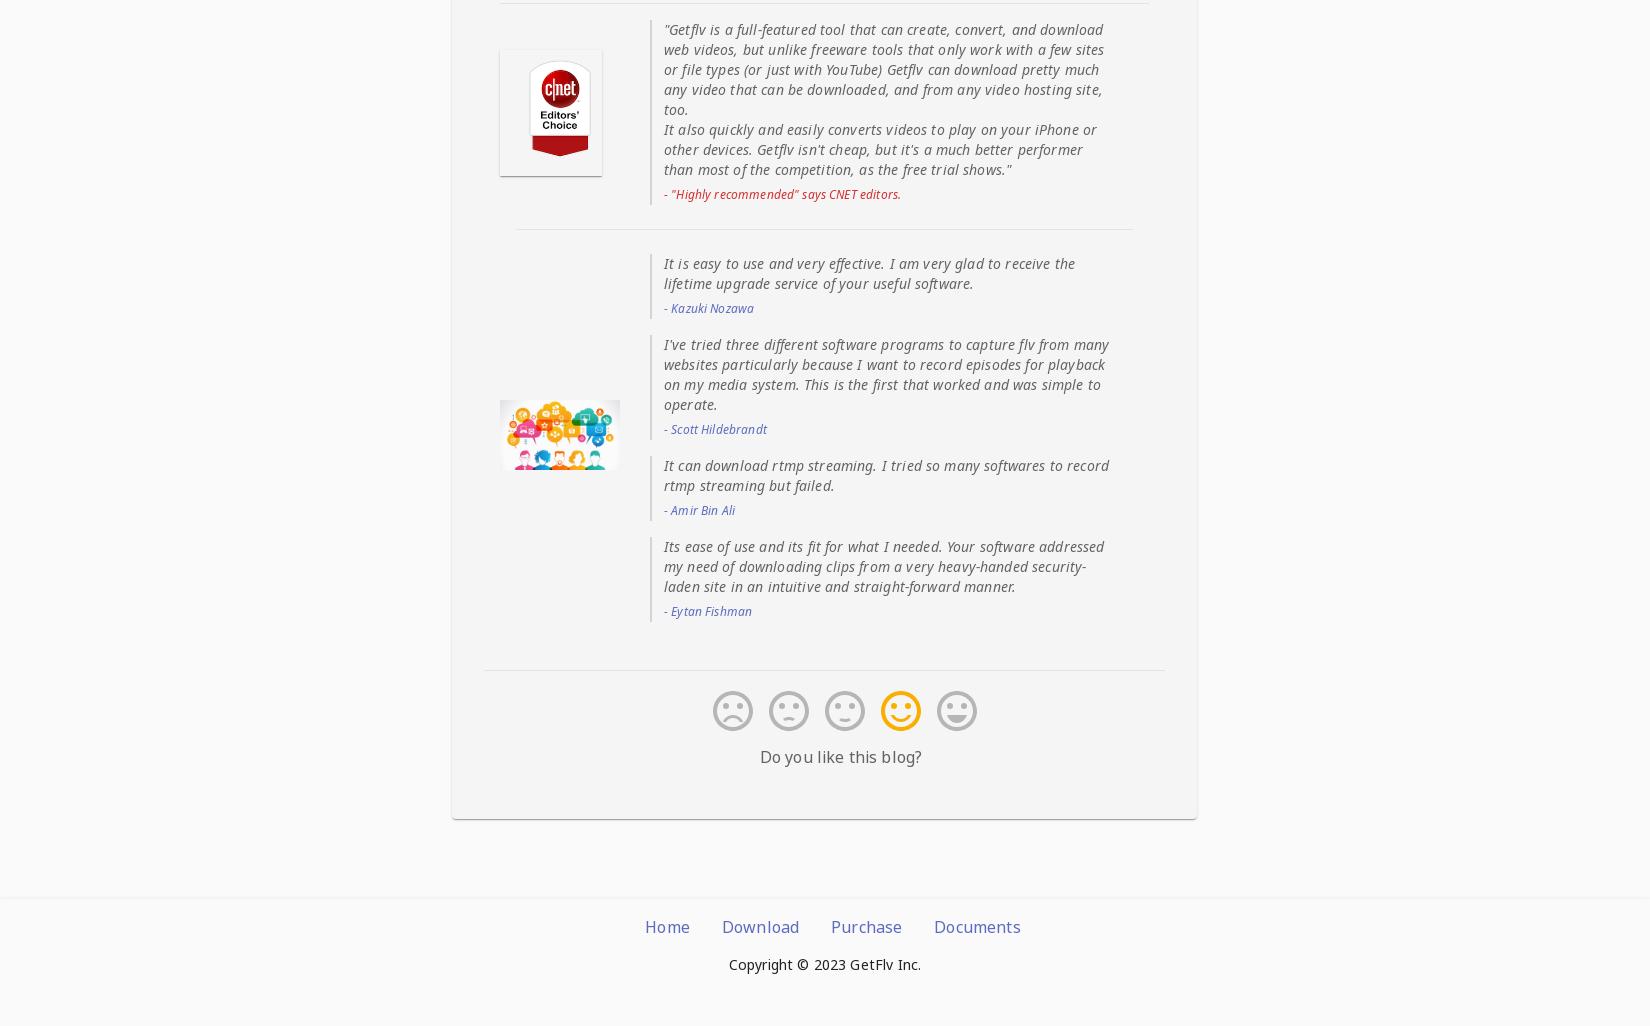 The height and width of the screenshot is (1026, 1650). Describe the element at coordinates (811, 963) in the screenshot. I see `'2023'` at that location.